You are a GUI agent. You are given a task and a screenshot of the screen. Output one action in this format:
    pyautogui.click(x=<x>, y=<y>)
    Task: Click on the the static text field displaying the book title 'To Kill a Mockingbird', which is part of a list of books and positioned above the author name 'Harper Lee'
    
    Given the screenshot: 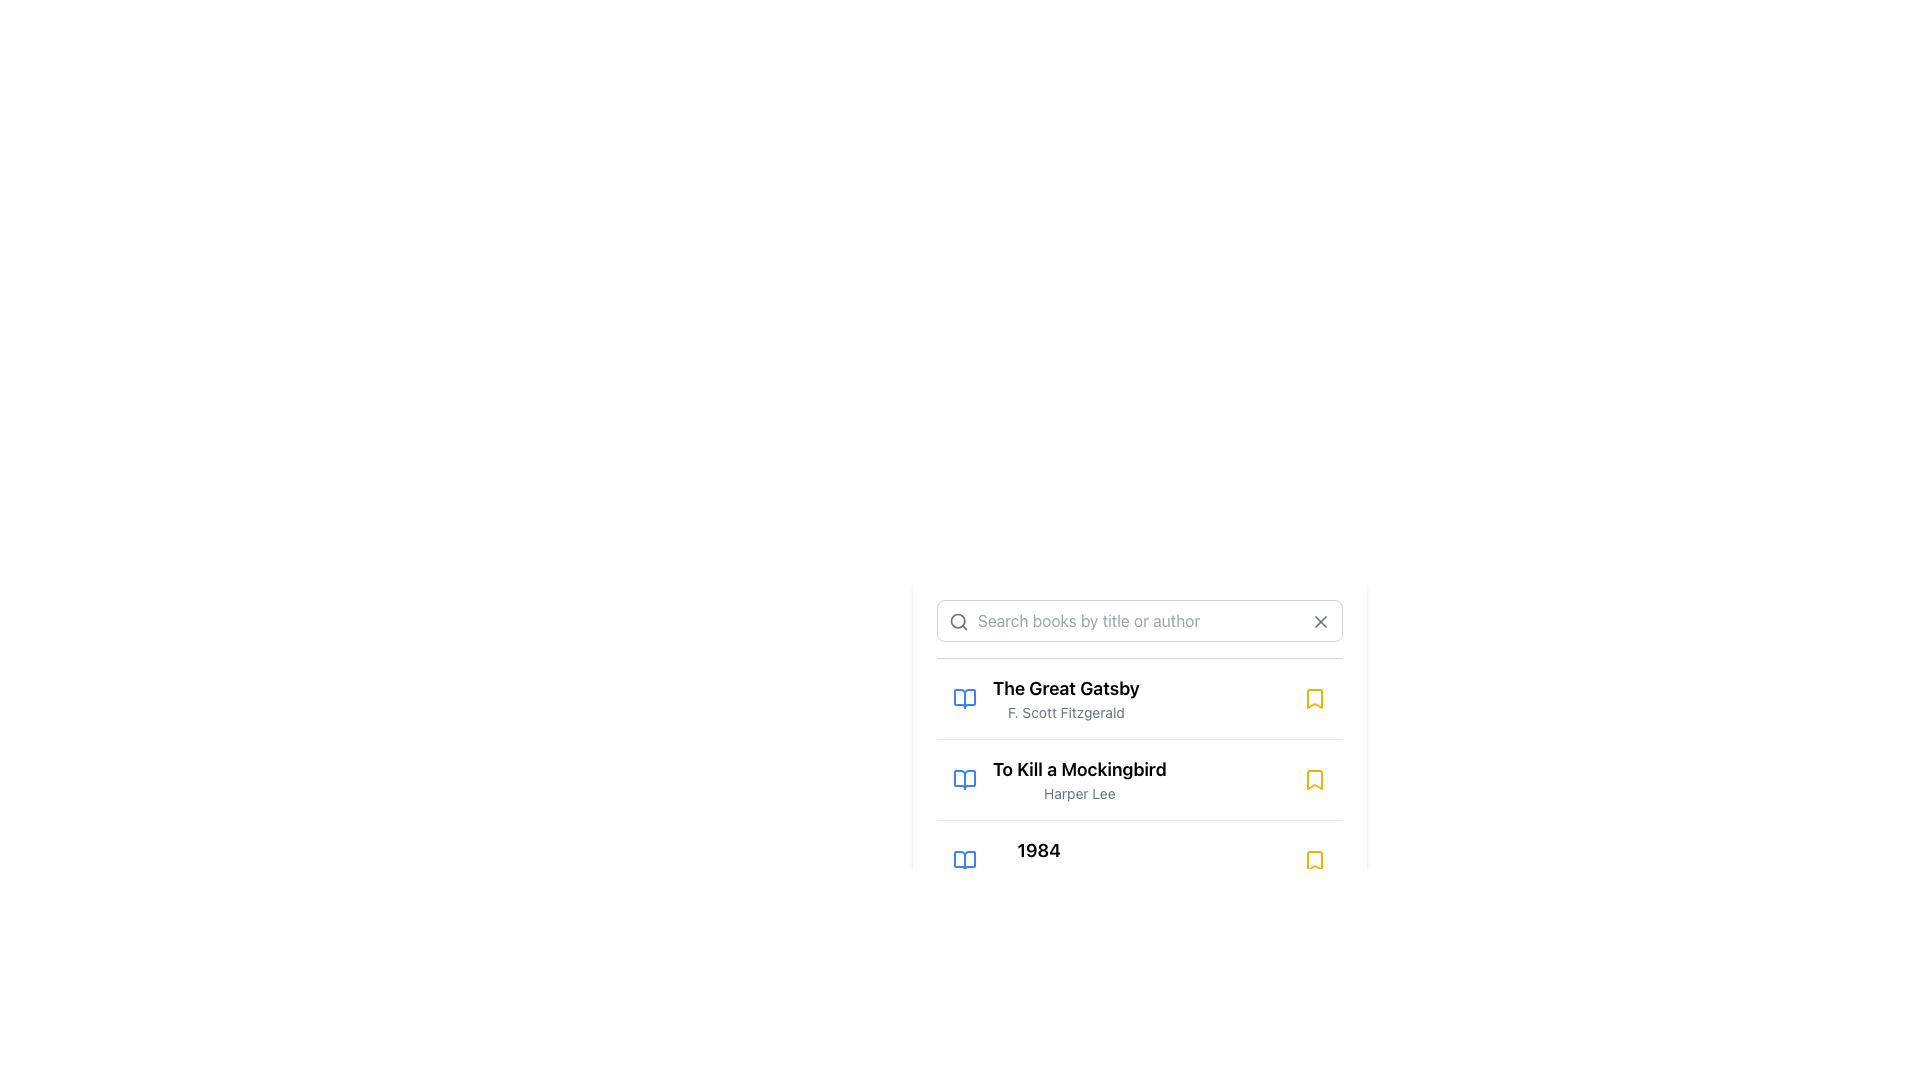 What is the action you would take?
    pyautogui.click(x=1078, y=769)
    